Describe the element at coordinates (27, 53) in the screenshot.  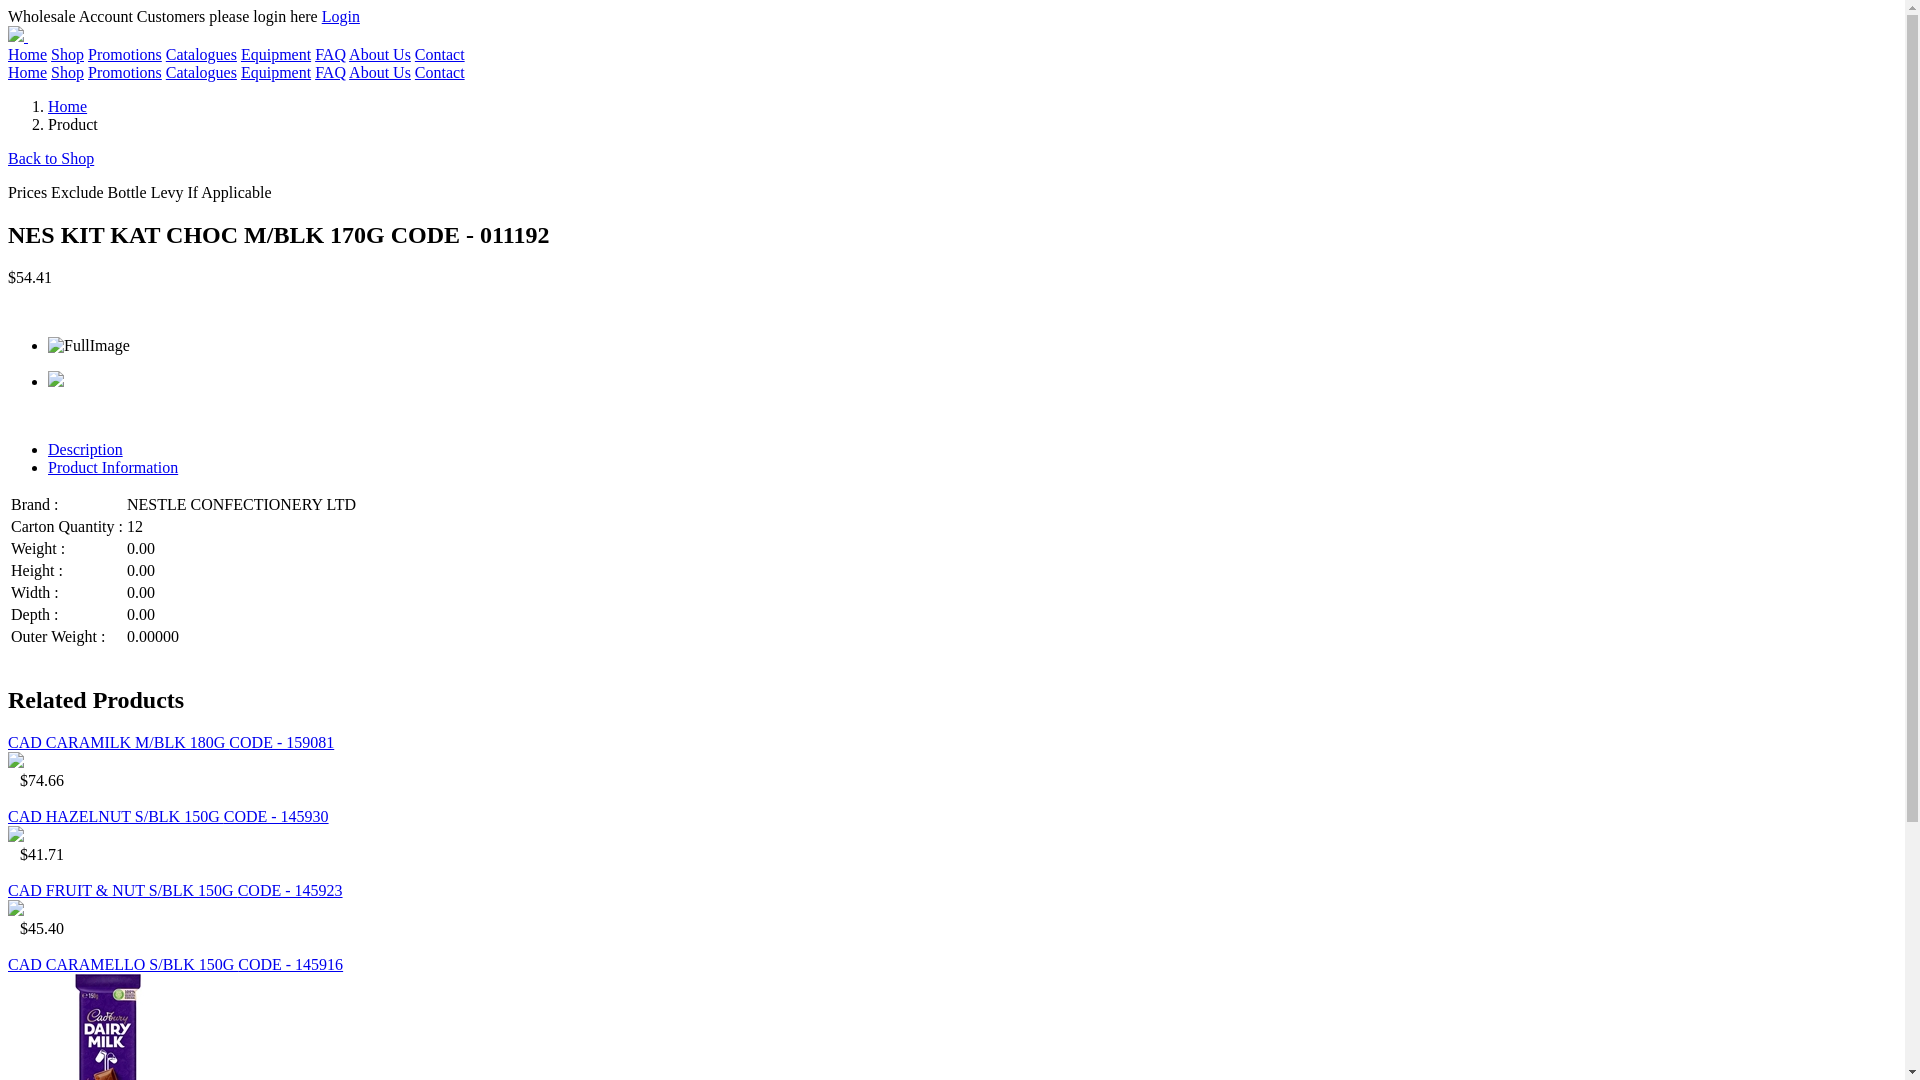
I see `'Home'` at that location.